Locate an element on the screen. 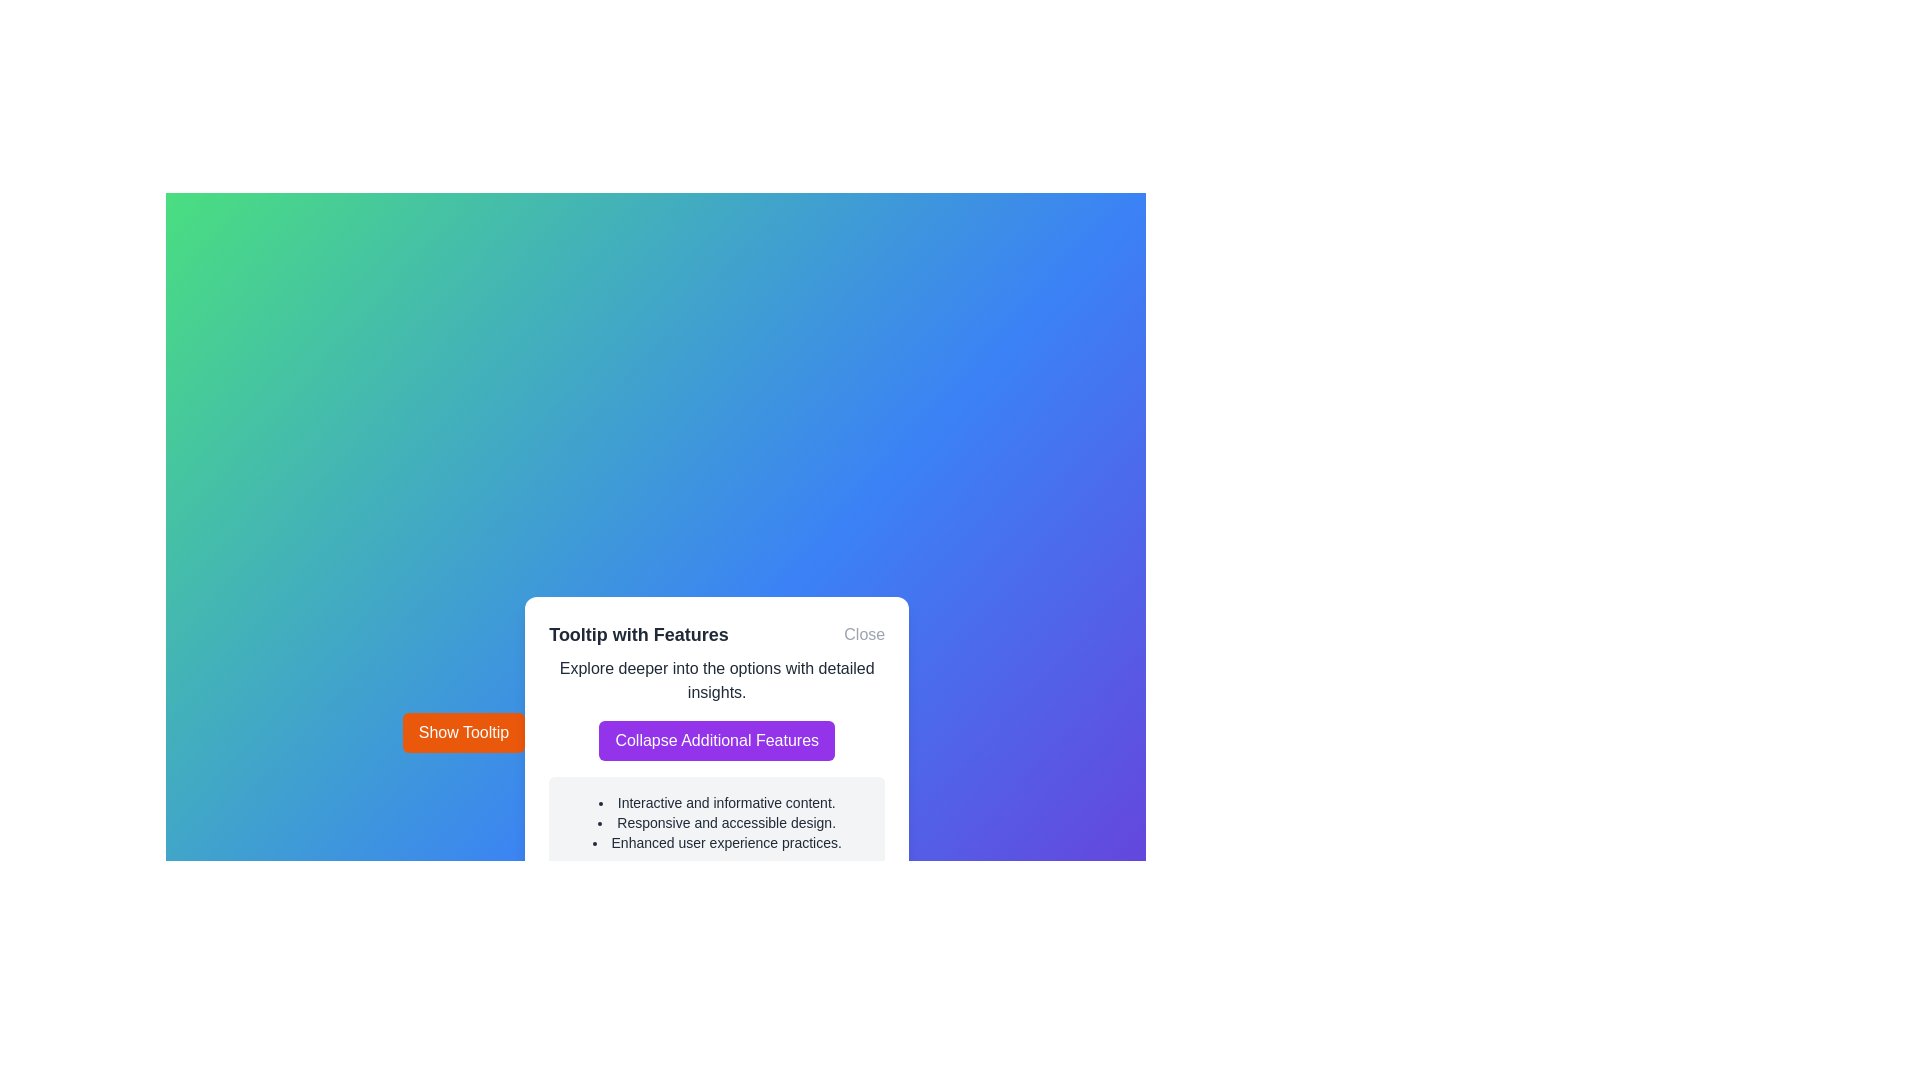 The width and height of the screenshot is (1920, 1080). the third item in the vertical bulleted list within the tooltip titled 'Tooltip with Features' is located at coordinates (717, 843).